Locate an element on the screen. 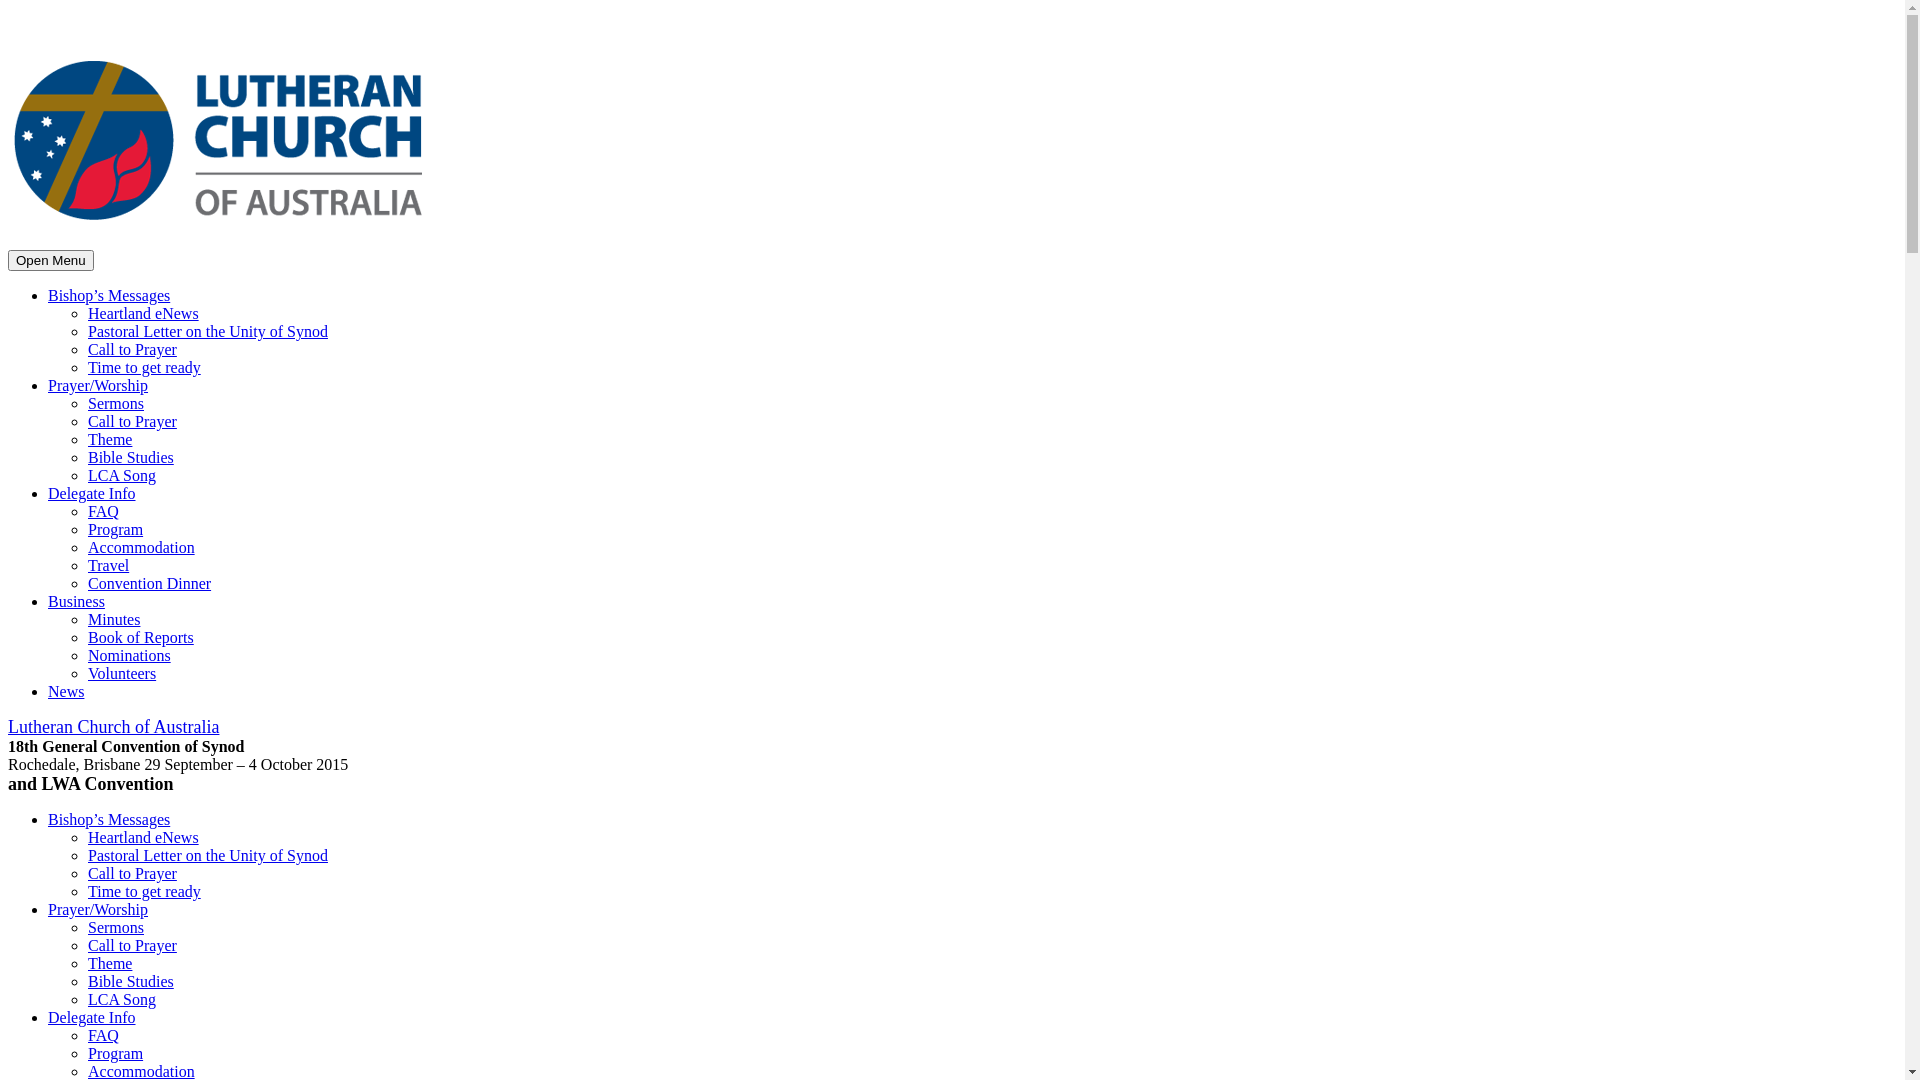 This screenshot has width=1920, height=1080. 'Nominations' is located at coordinates (128, 655).